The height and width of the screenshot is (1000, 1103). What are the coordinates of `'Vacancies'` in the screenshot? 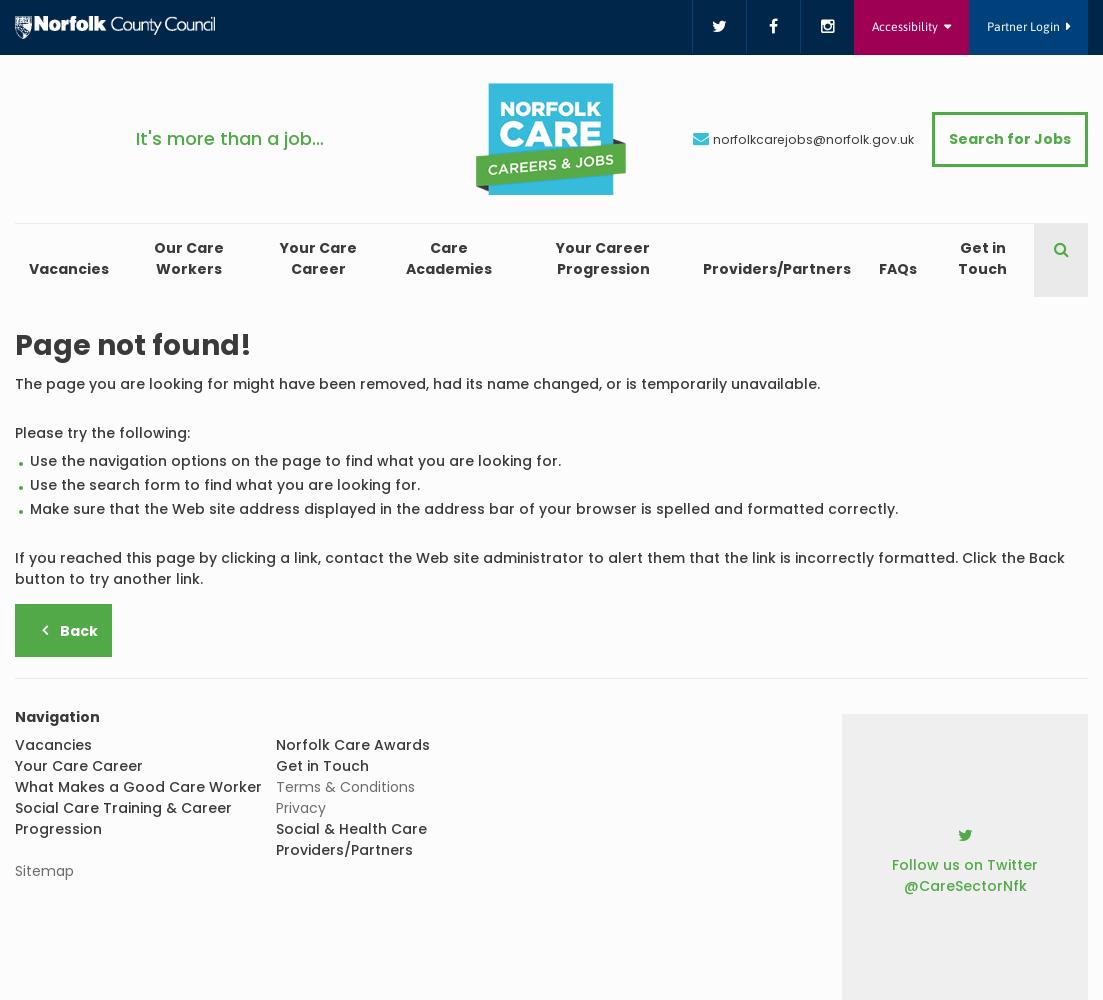 It's located at (69, 269).